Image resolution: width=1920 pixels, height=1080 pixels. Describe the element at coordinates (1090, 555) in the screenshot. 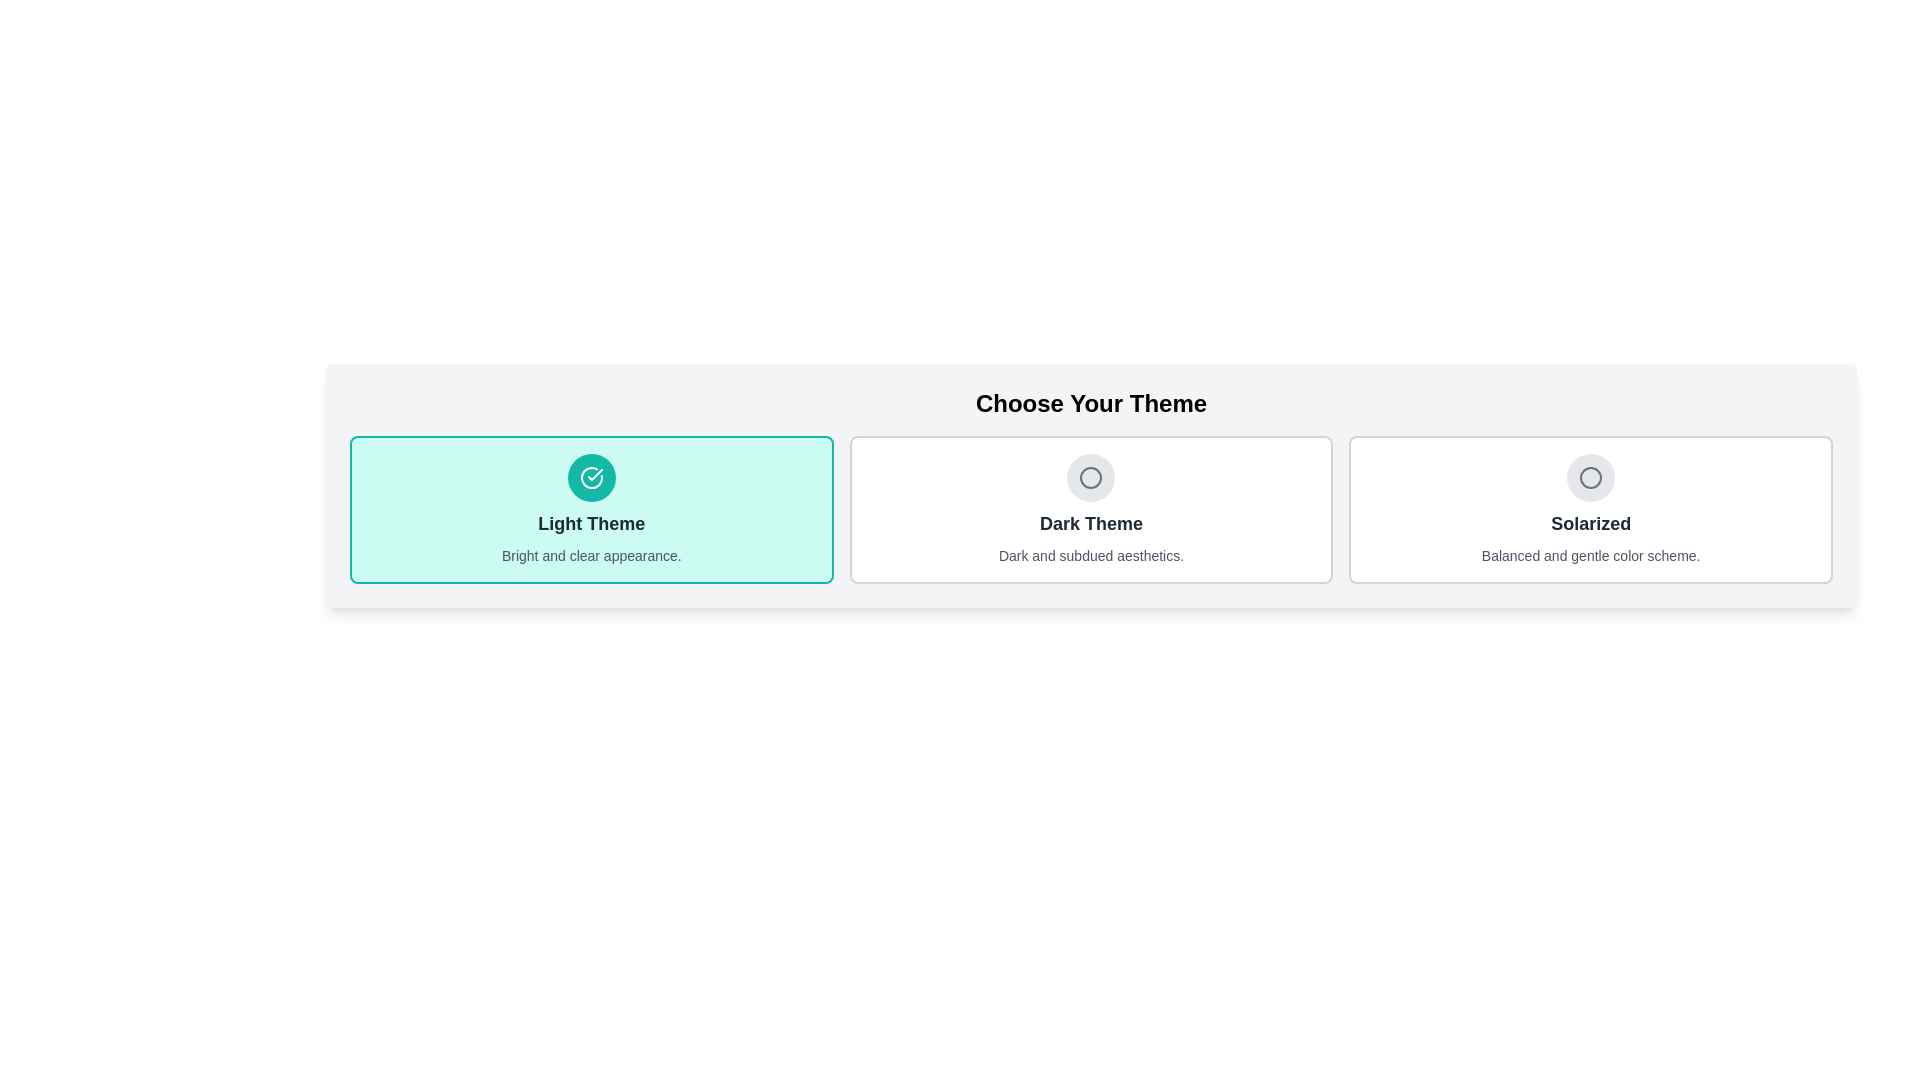

I see `the text display element that shows 'Dark and subdued aesthetics.' located below the title 'Dark Theme' in the second theme option` at that location.